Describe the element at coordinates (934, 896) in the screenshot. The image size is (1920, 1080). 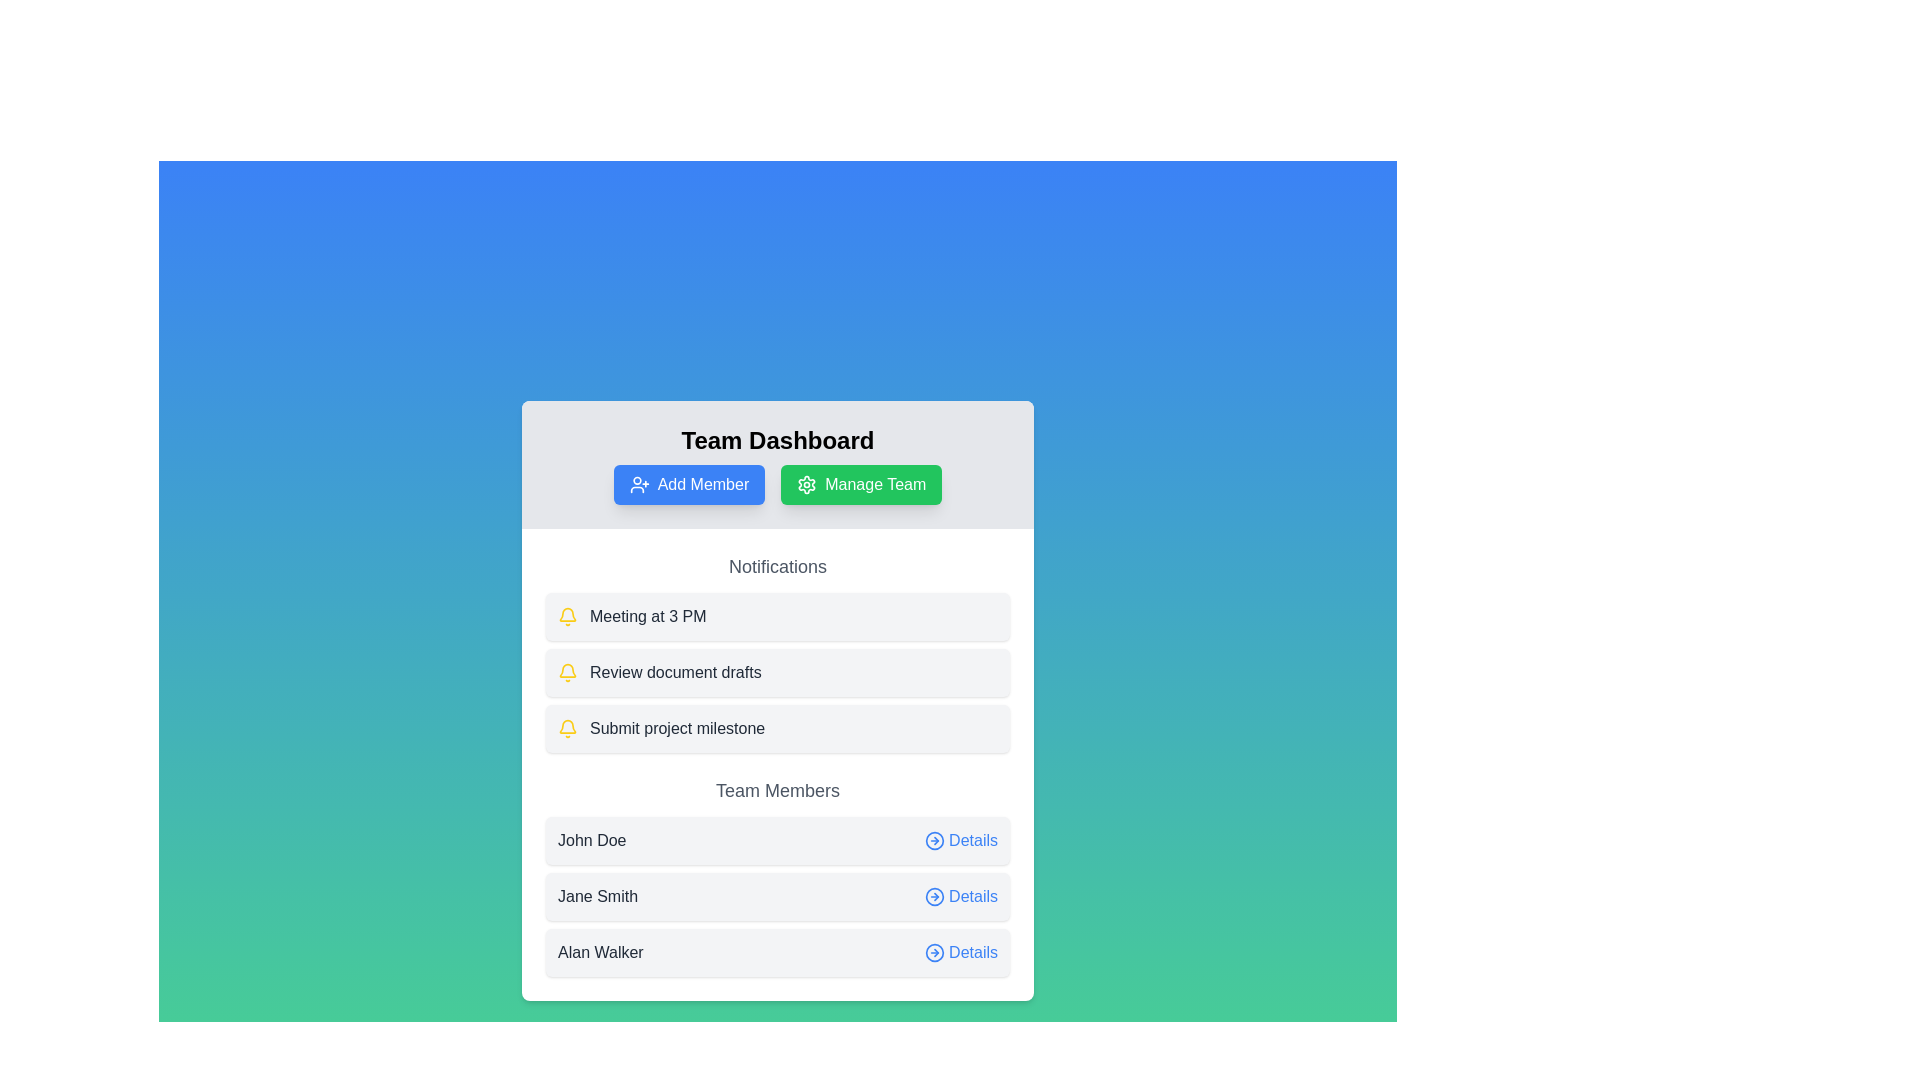
I see `the decorative circular SVG element that visually frames the arrow graphic for user 'Jane Smith' in the 'Team Members' section` at that location.